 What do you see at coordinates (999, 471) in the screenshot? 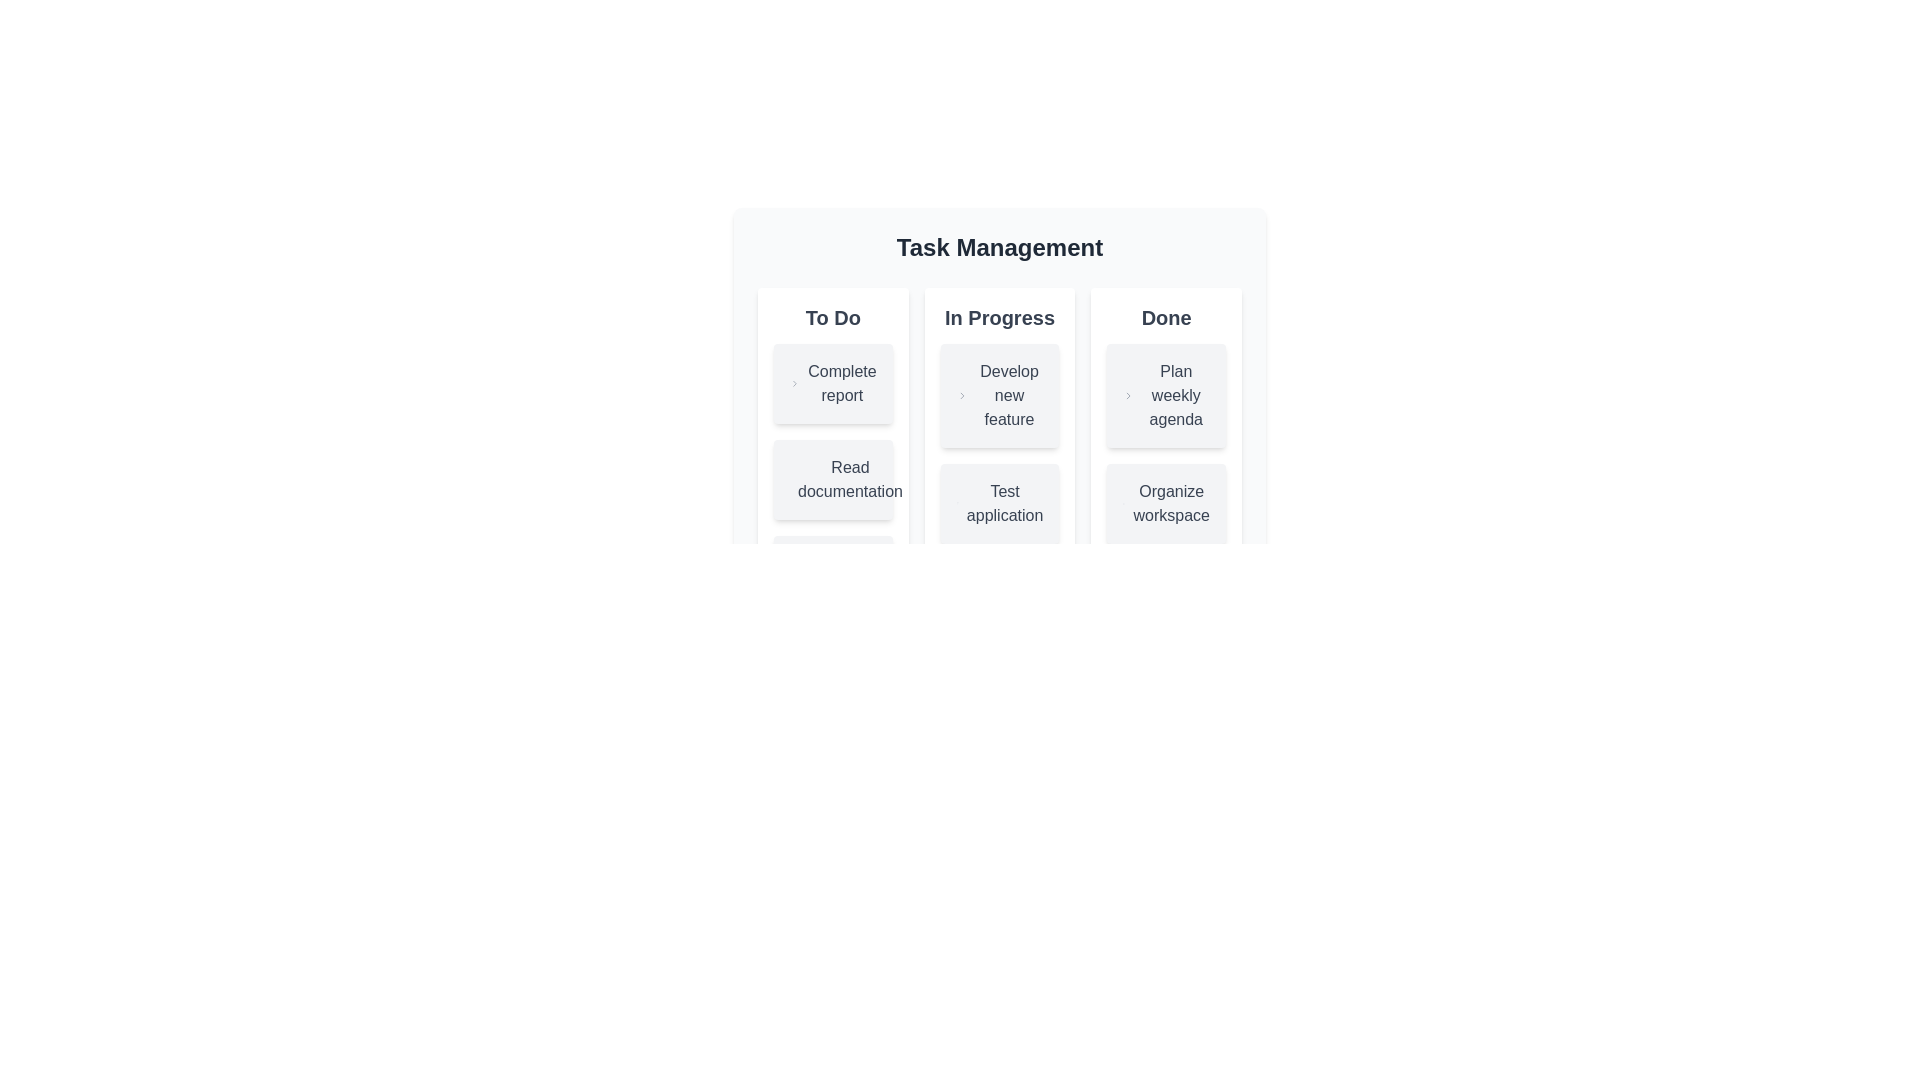
I see `the static informational card labeled 'Test application' in the 'In Progress' section` at bounding box center [999, 471].